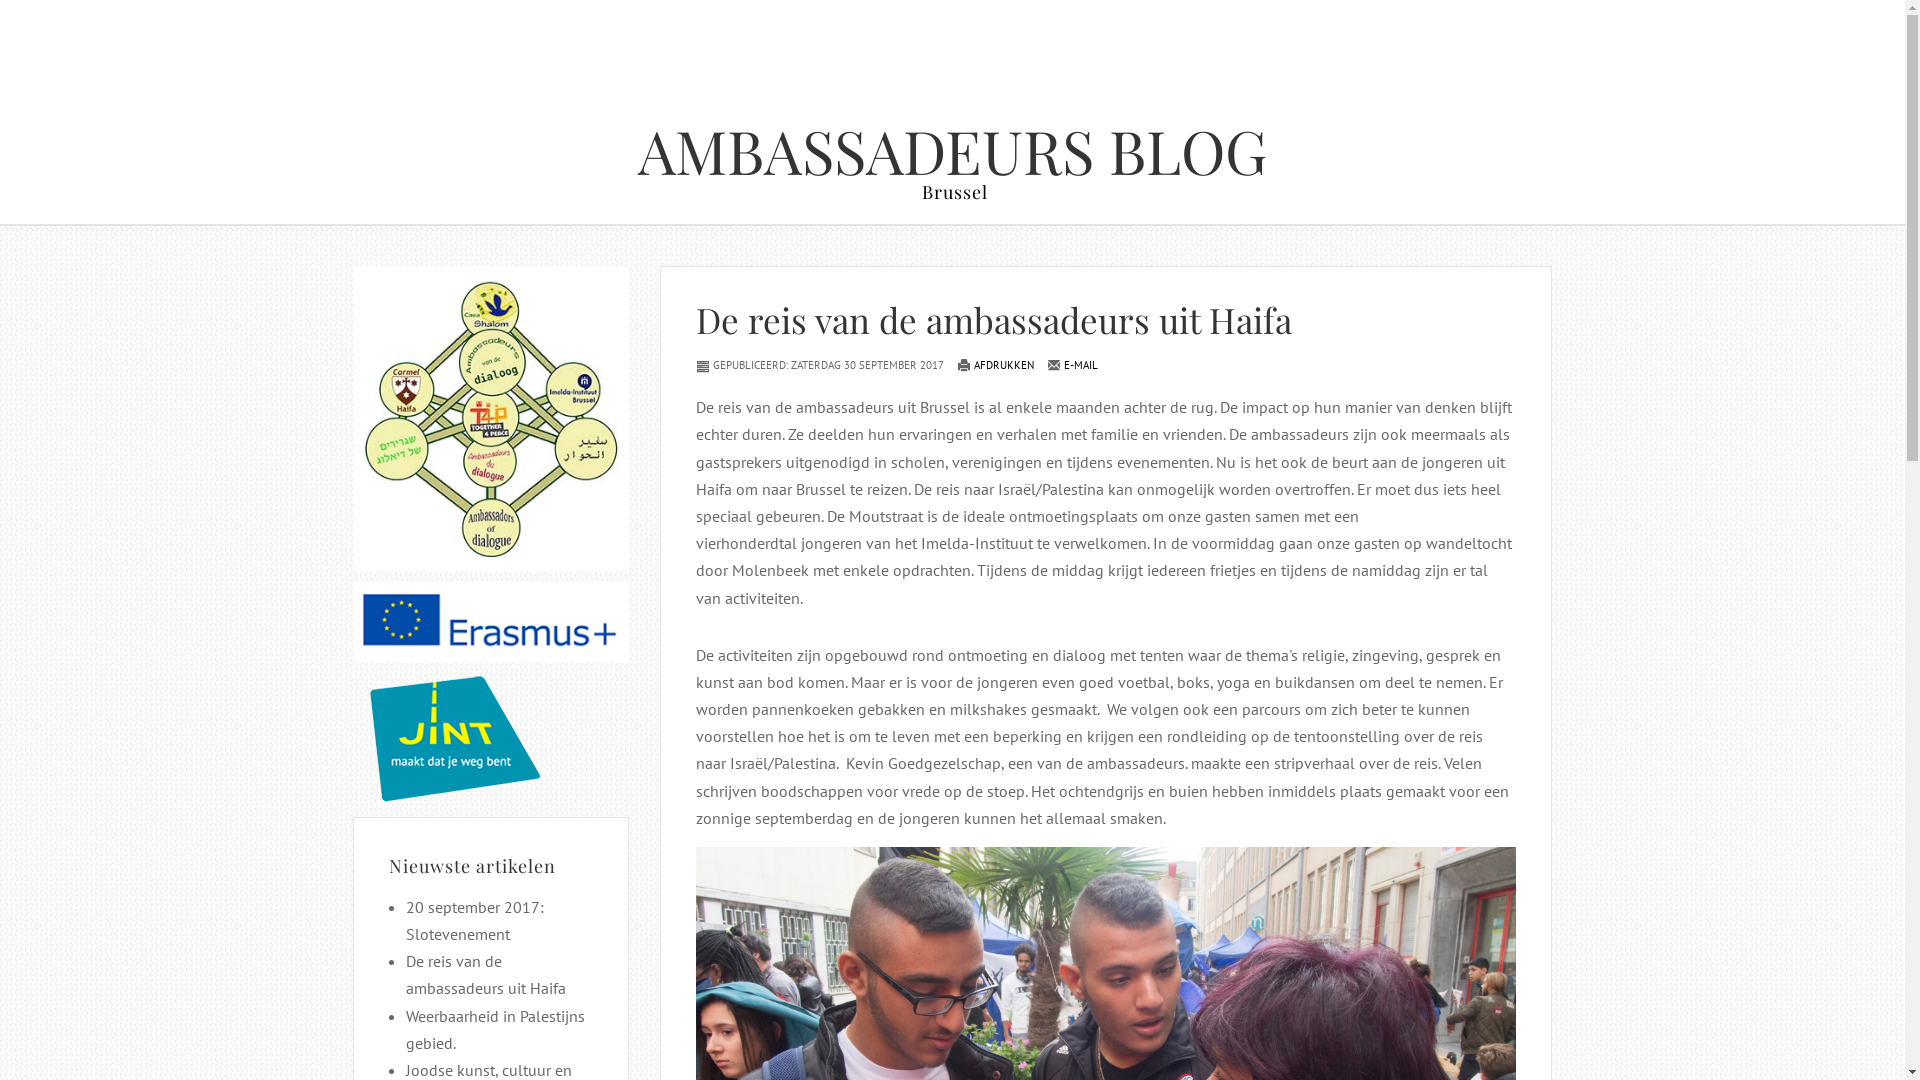 The height and width of the screenshot is (1080, 1920). I want to click on 'Weerbaarheid in Palestijns gebied.', so click(405, 1029).